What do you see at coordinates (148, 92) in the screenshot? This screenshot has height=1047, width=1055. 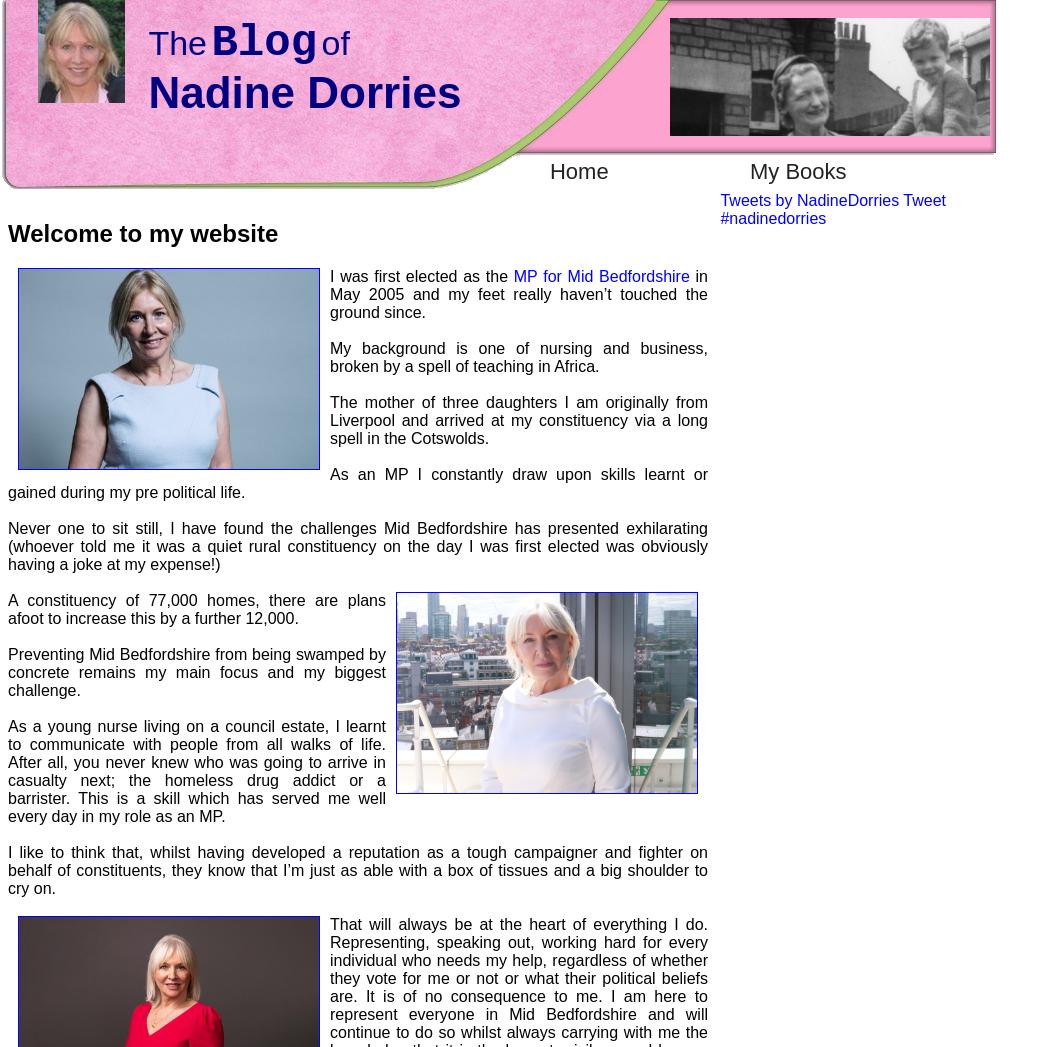 I see `'Nadine Dorries'` at bounding box center [148, 92].